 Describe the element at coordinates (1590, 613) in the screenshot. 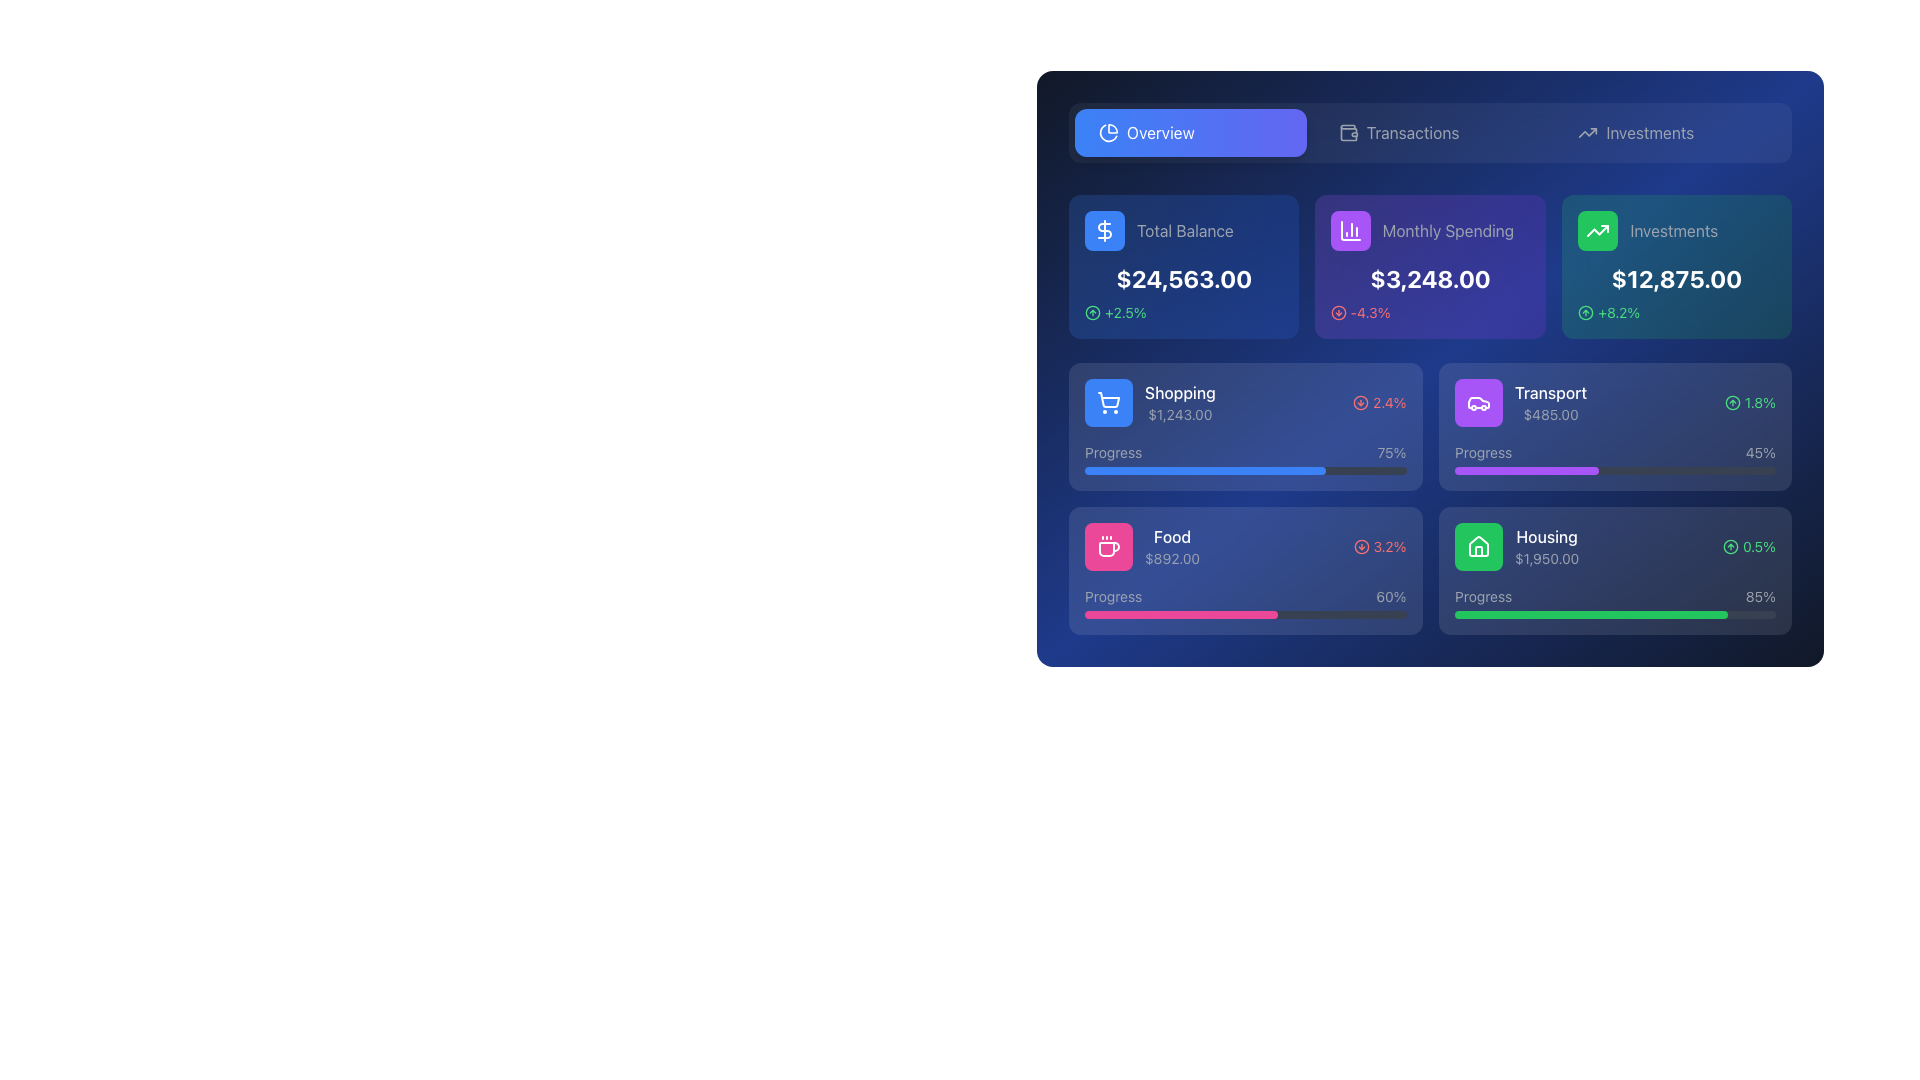

I see `the progress represented by the filled portion of the progress bar indicating 85% completion for the 'Housing' task` at that location.